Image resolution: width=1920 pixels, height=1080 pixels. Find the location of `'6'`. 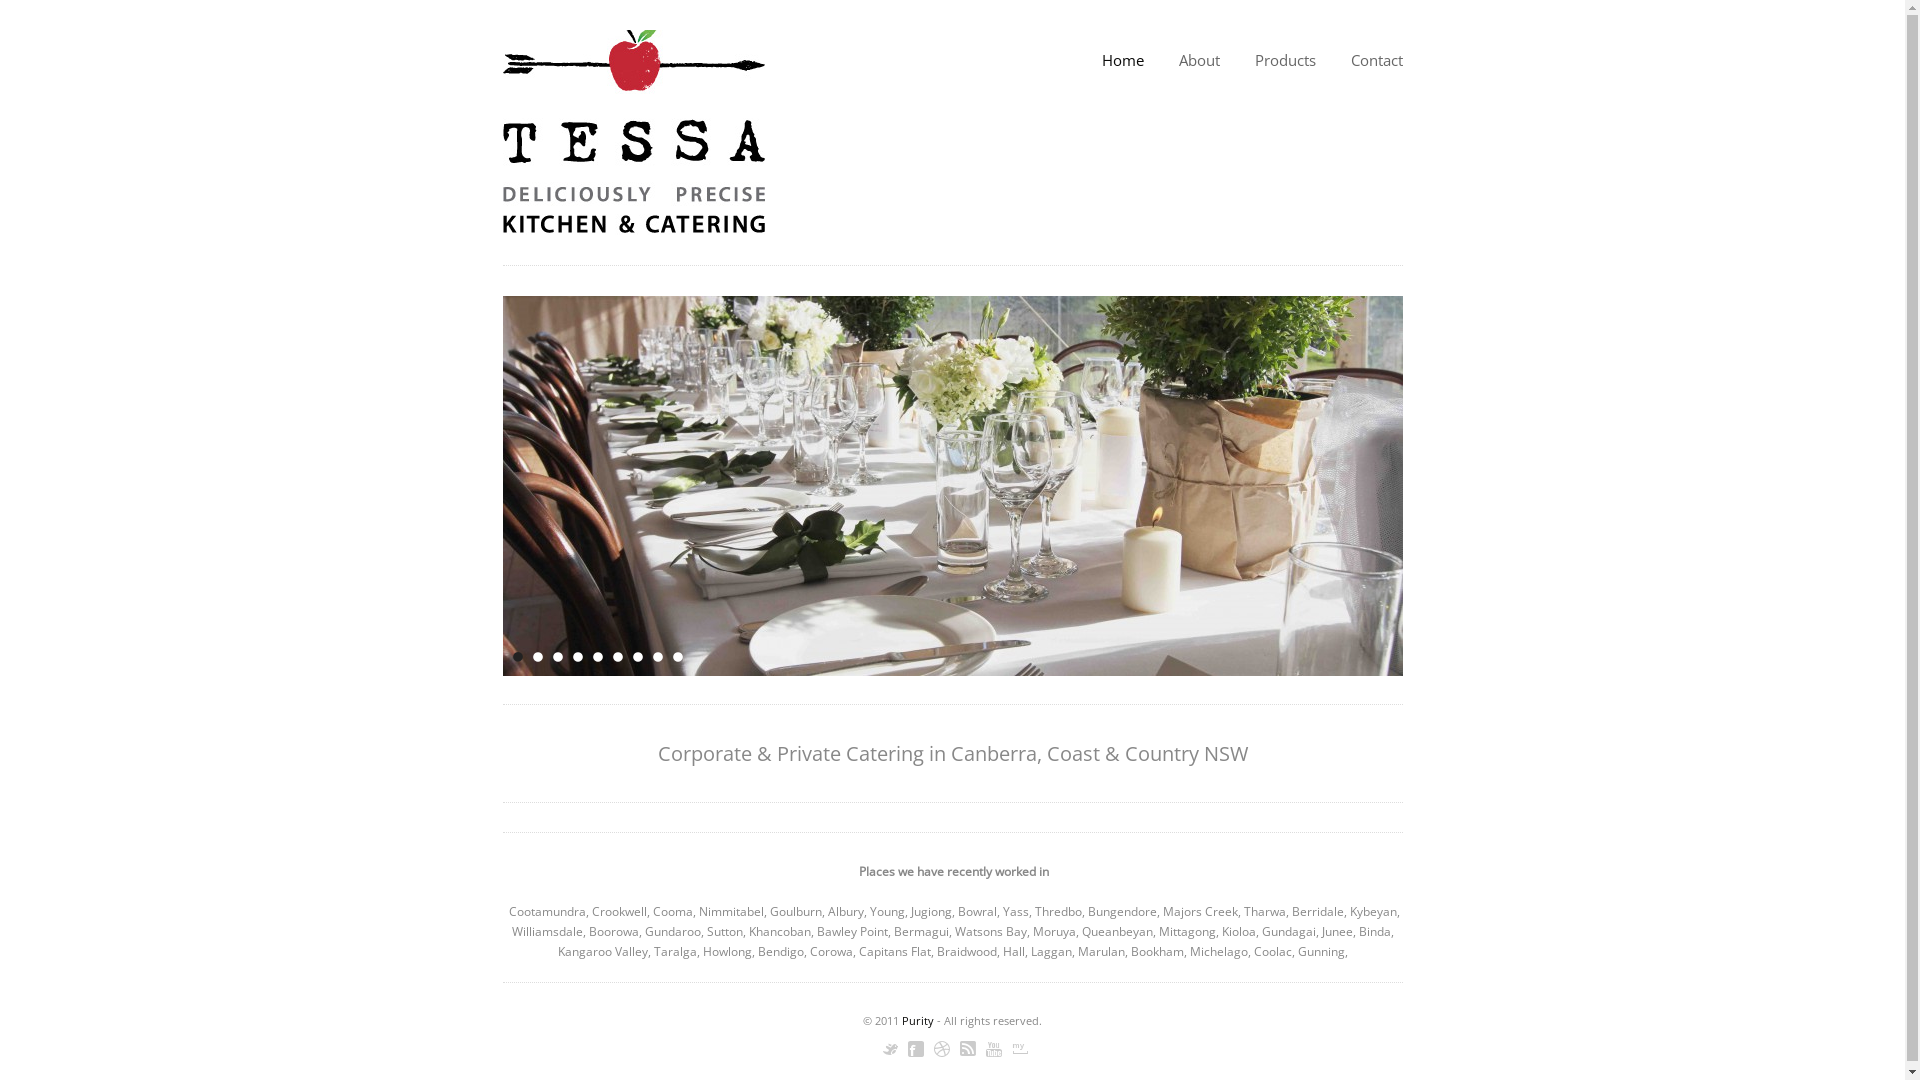

'6' is located at coordinates (616, 656).